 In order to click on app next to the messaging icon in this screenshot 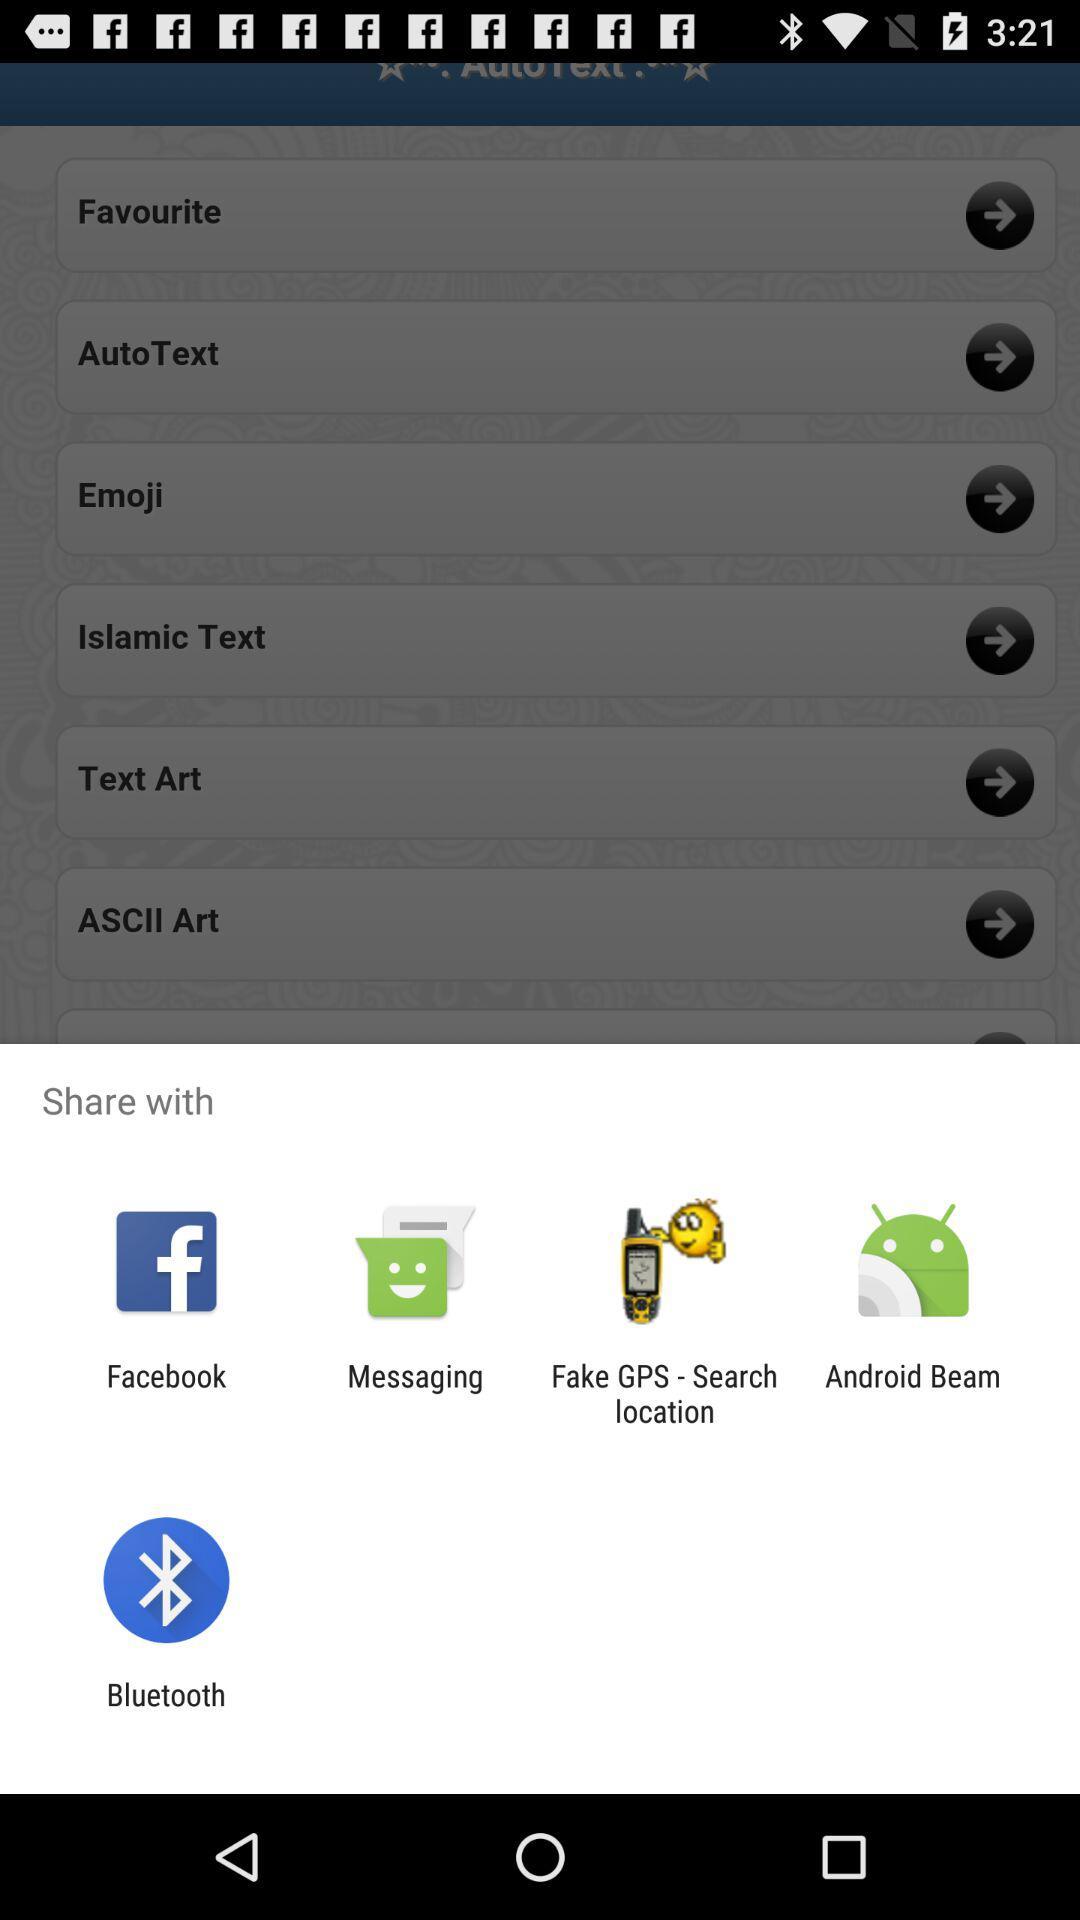, I will do `click(165, 1392)`.